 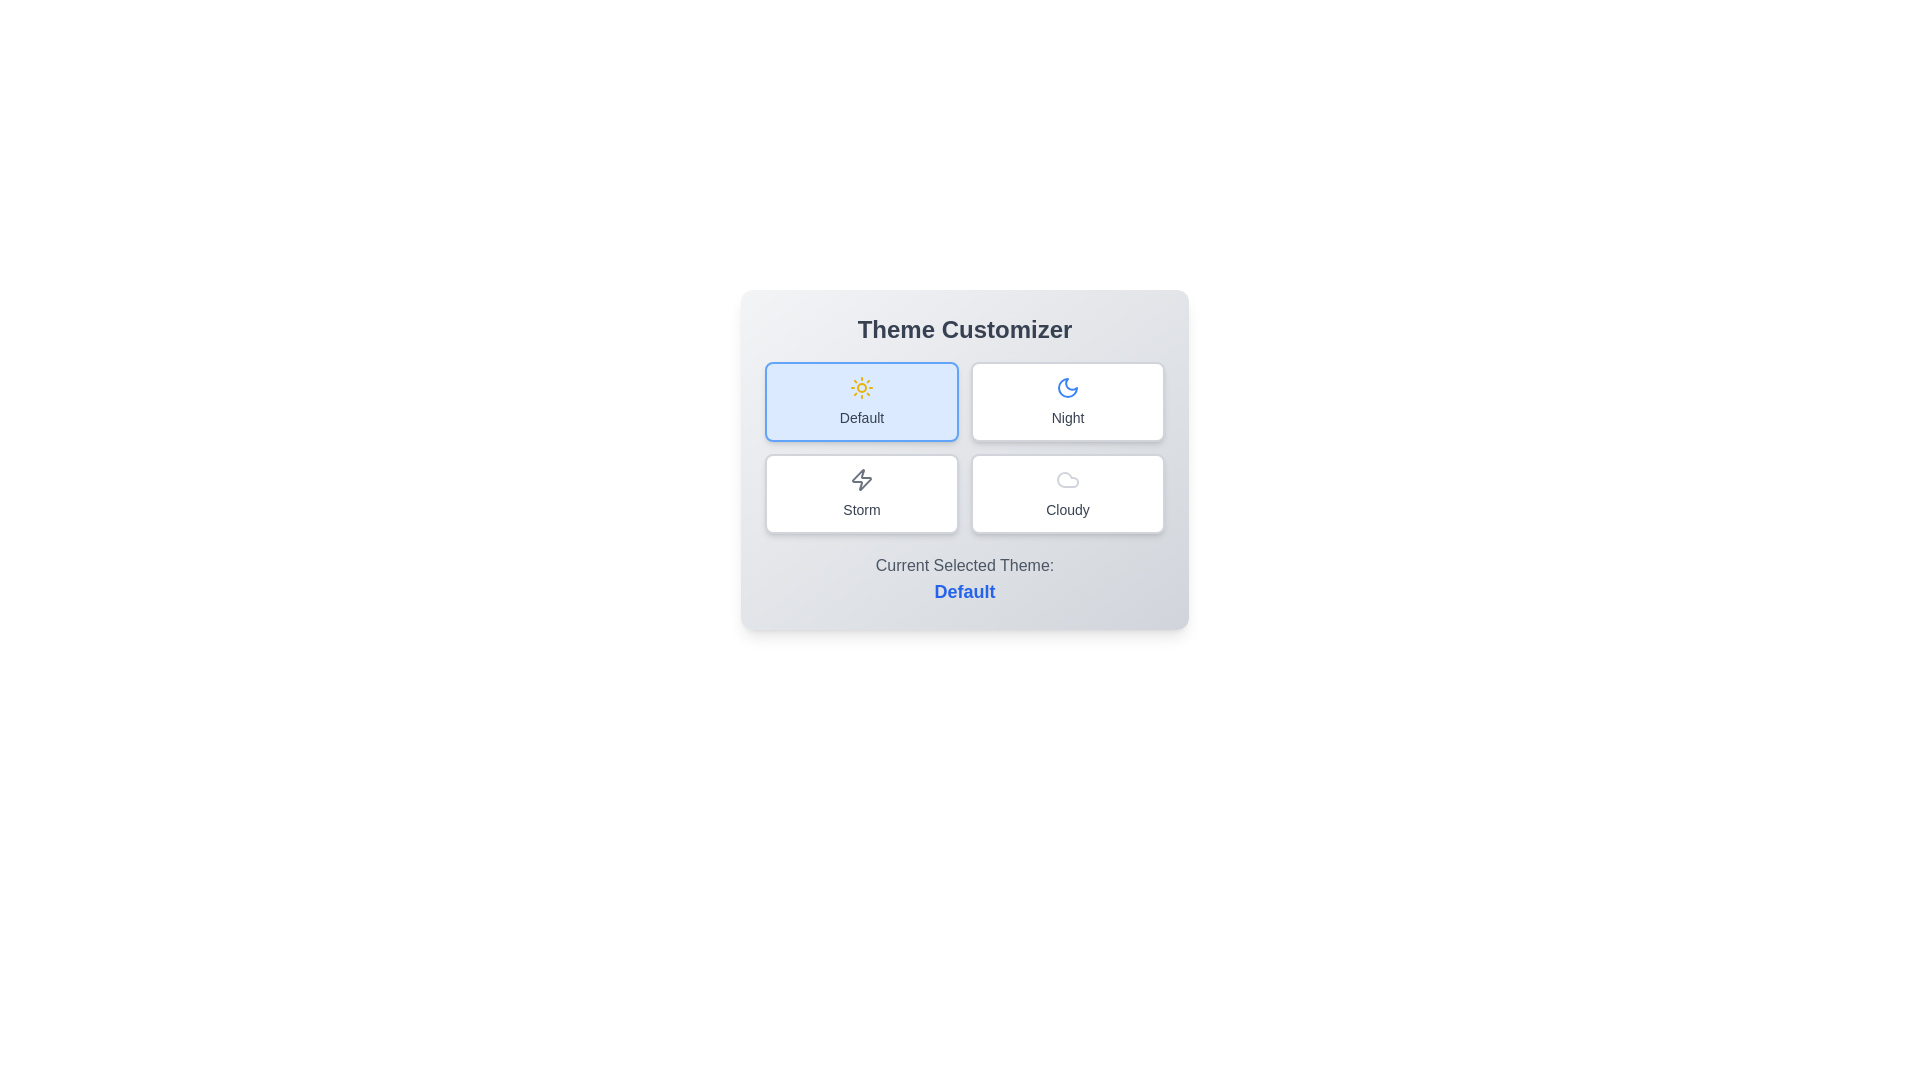 What do you see at coordinates (862, 493) in the screenshot?
I see `the theme Storm by clicking on its corresponding button` at bounding box center [862, 493].